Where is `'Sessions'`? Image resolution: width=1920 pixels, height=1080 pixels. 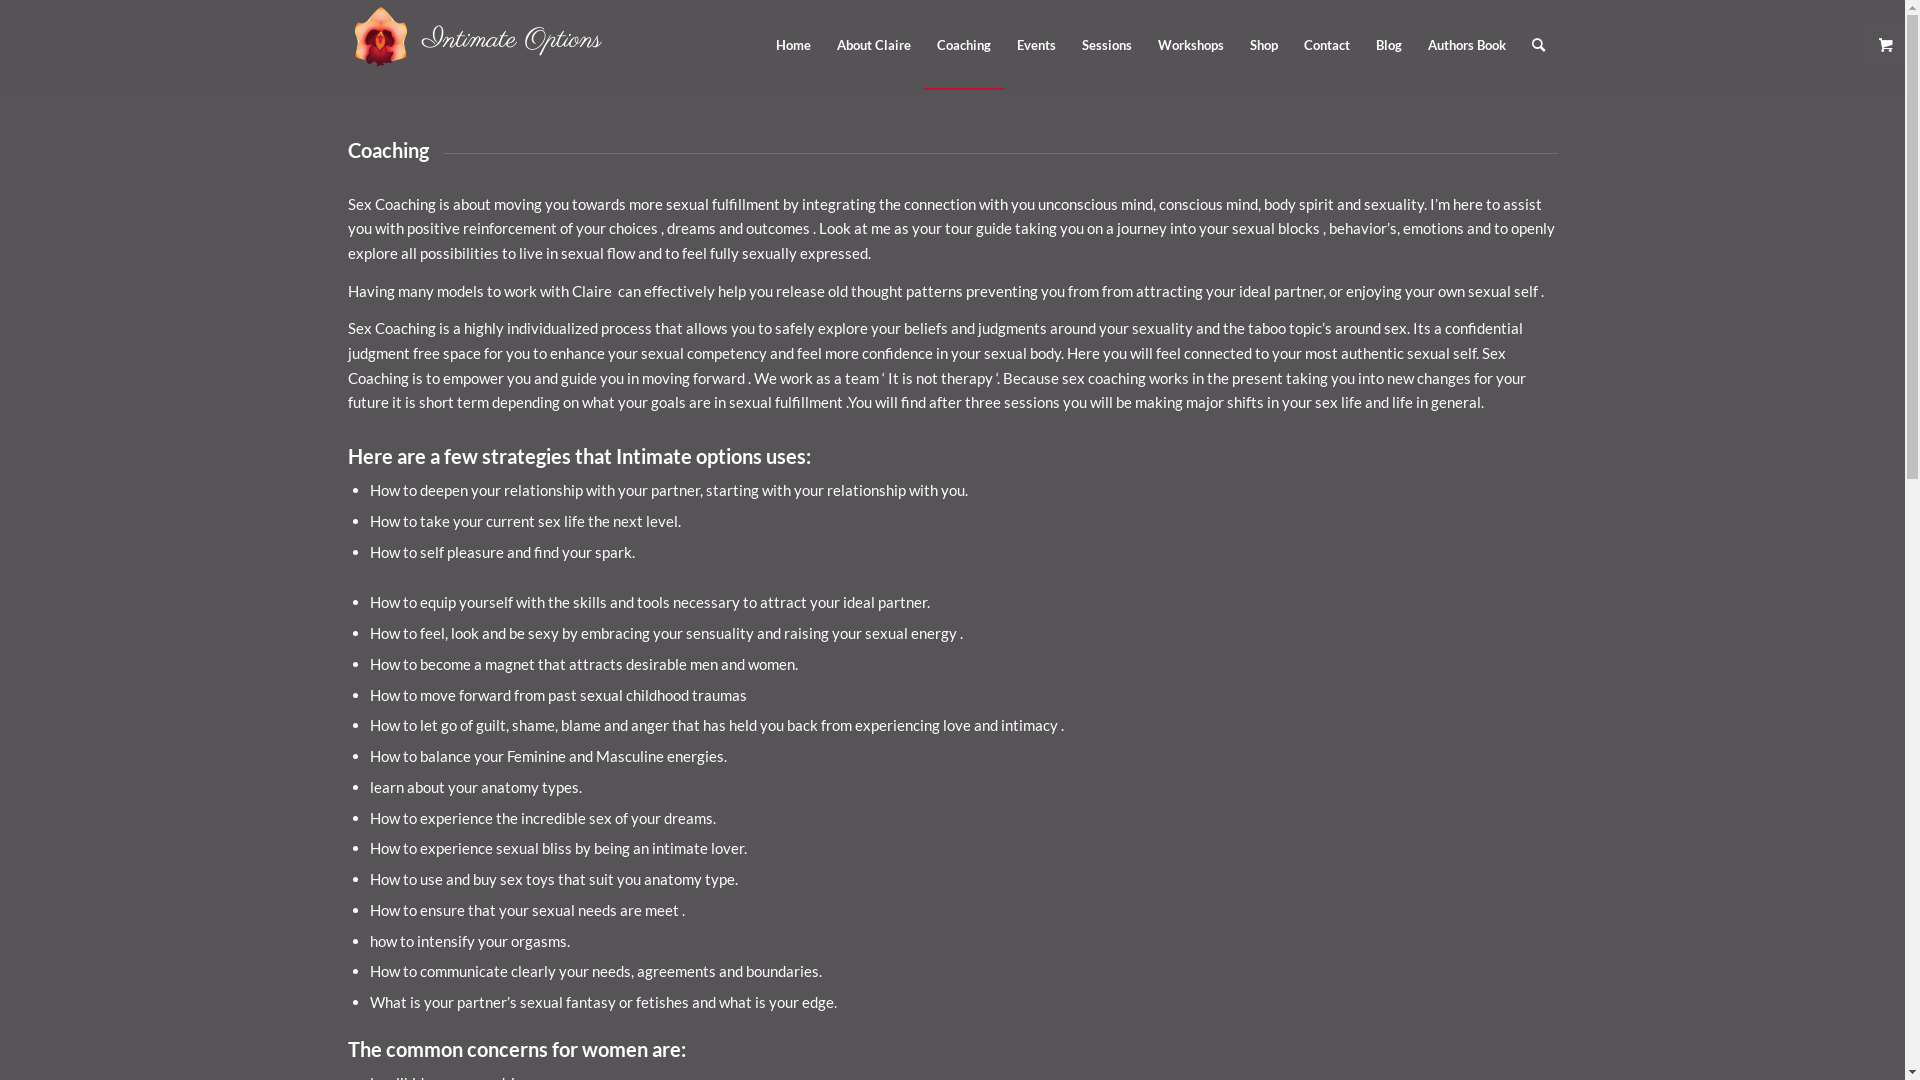
'Sessions' is located at coordinates (1104, 45).